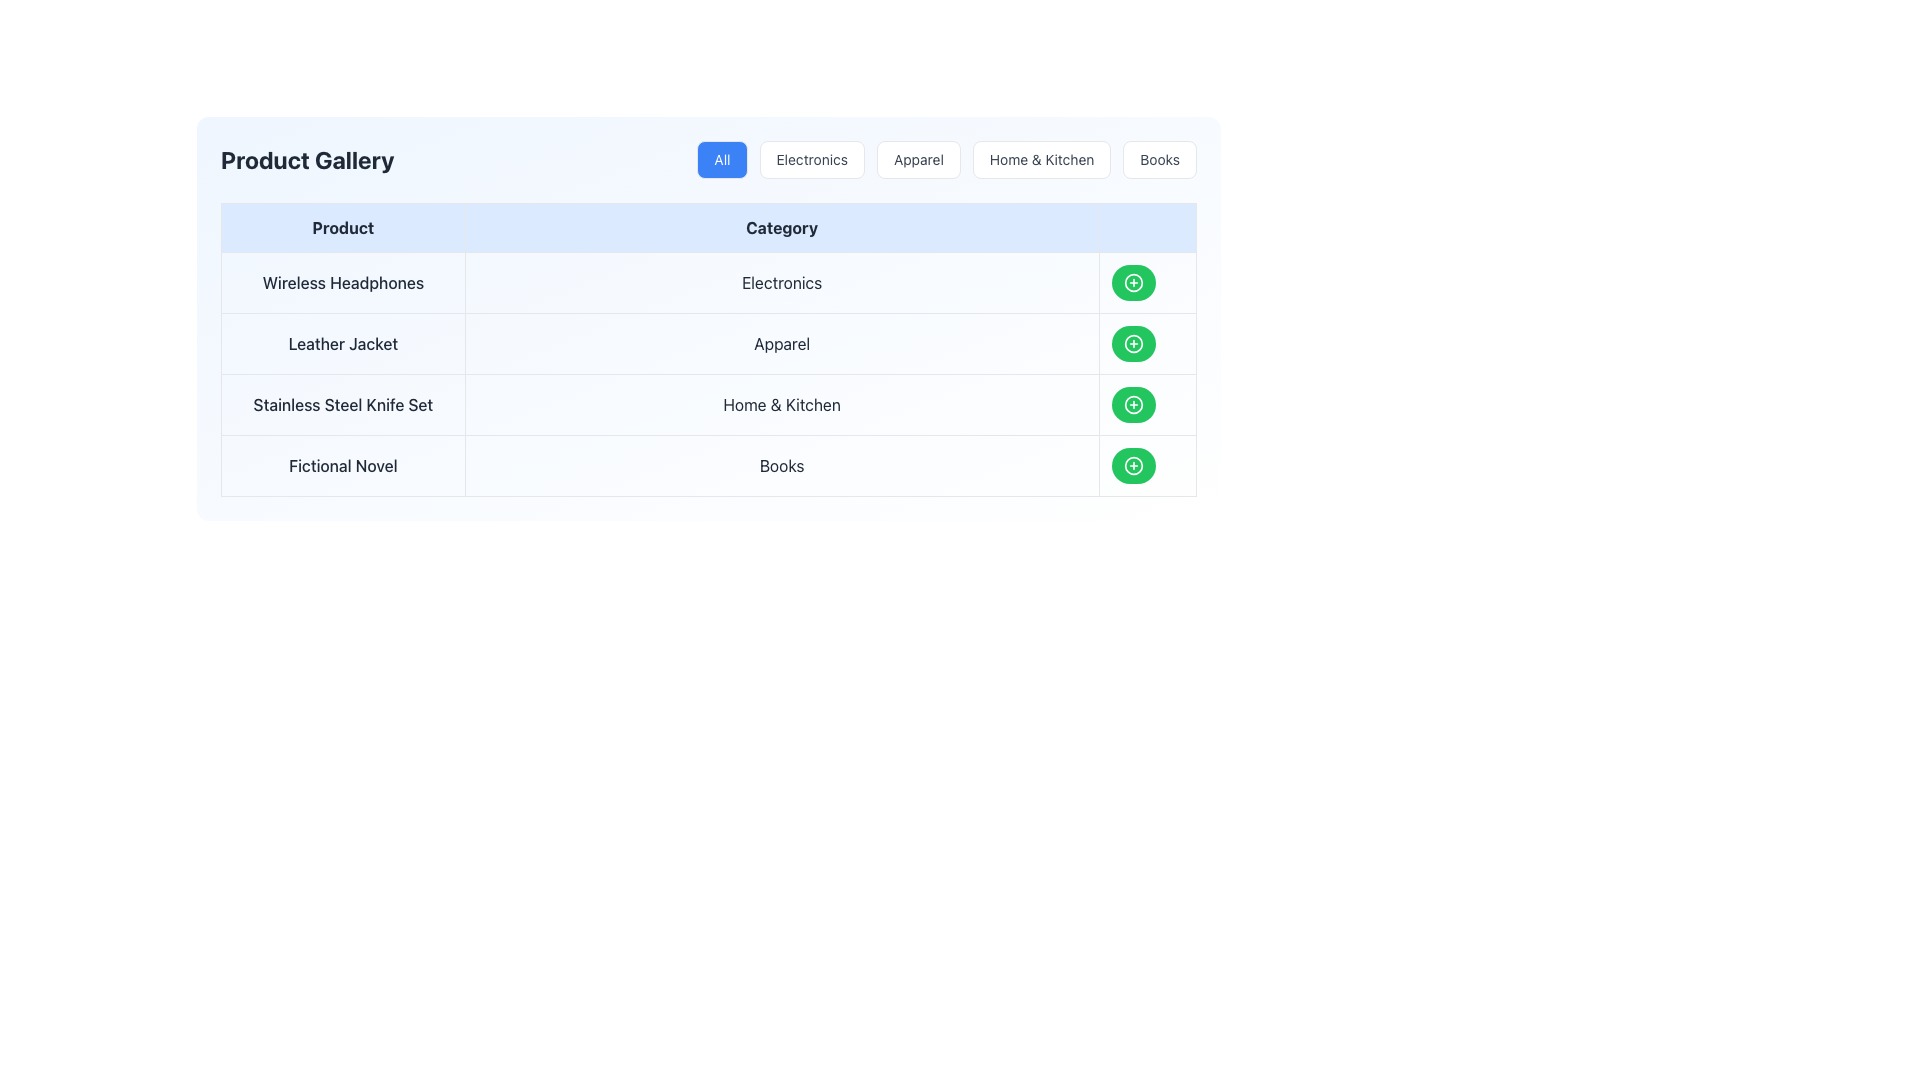  I want to click on the oval-shaped green button with a white '+' icon, so click(1147, 405).